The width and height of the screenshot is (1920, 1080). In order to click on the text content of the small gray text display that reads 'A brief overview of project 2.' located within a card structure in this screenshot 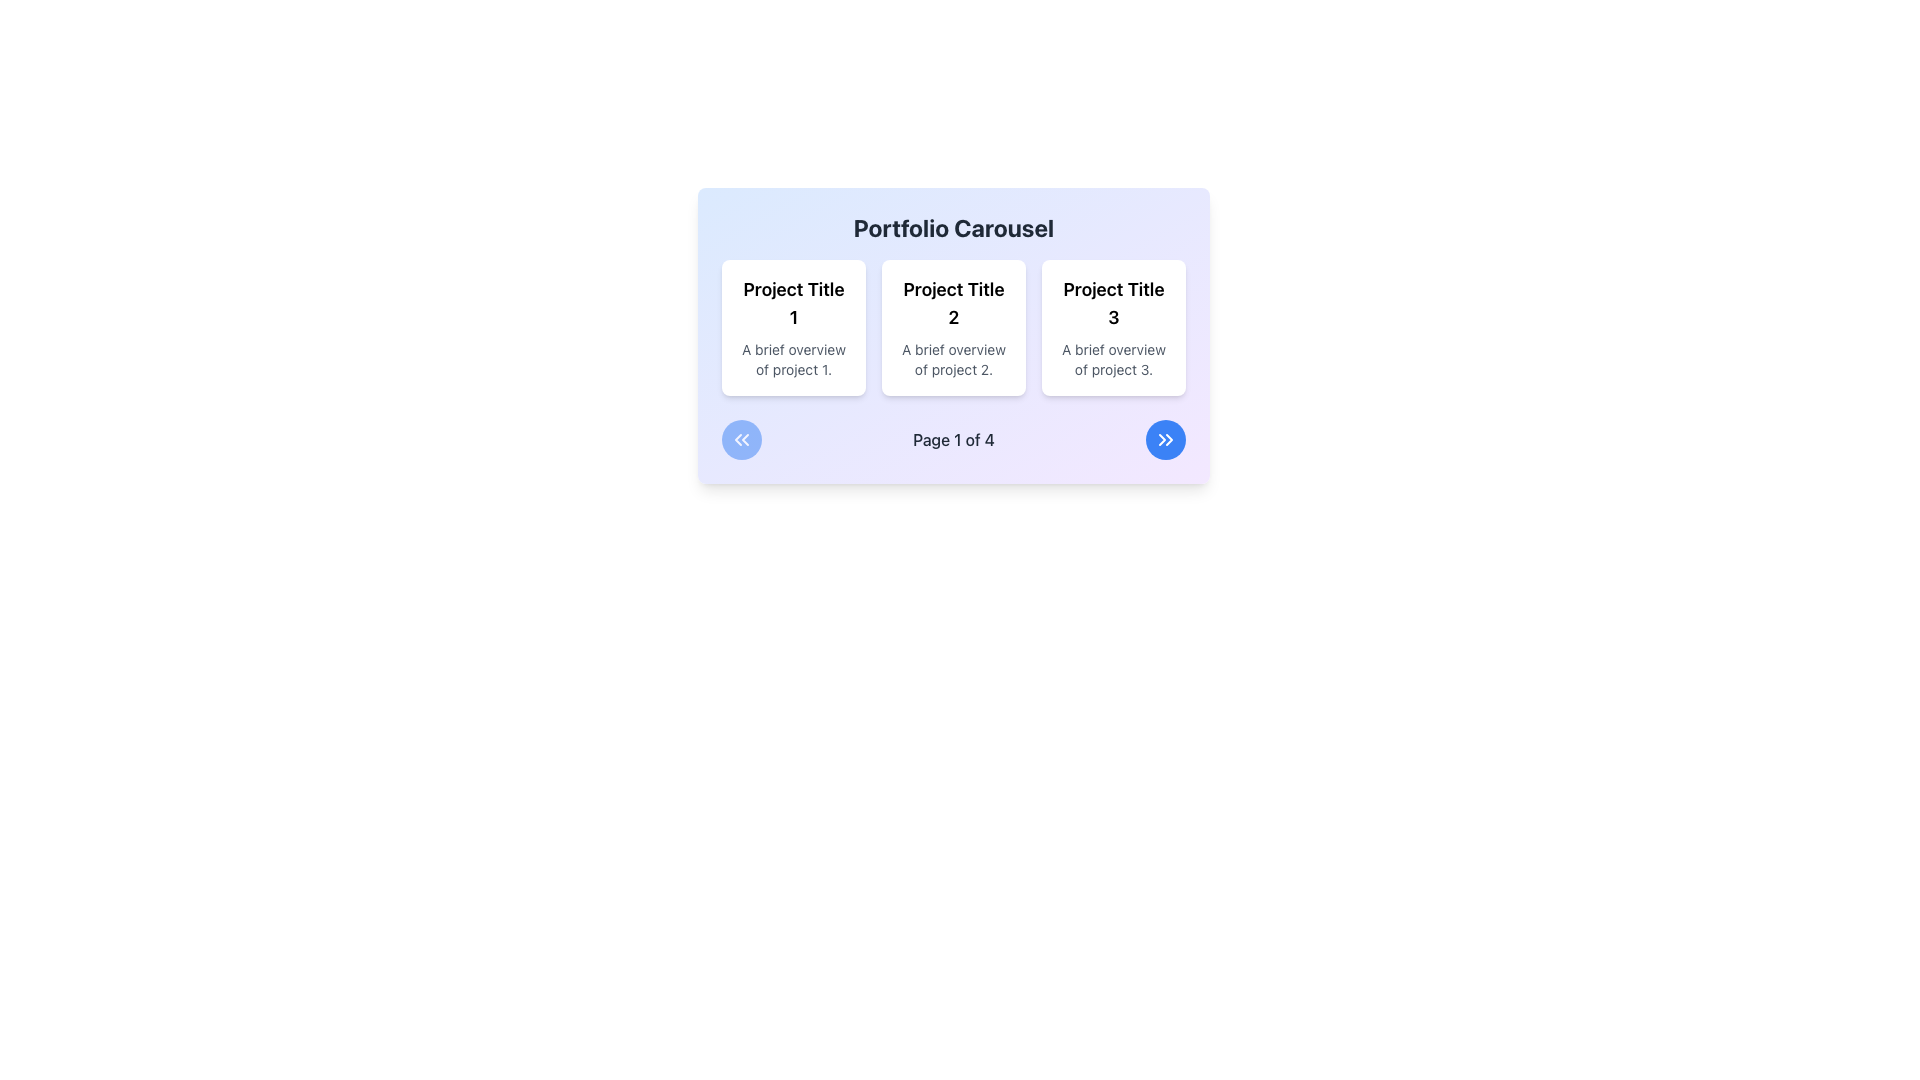, I will do `click(953, 358)`.